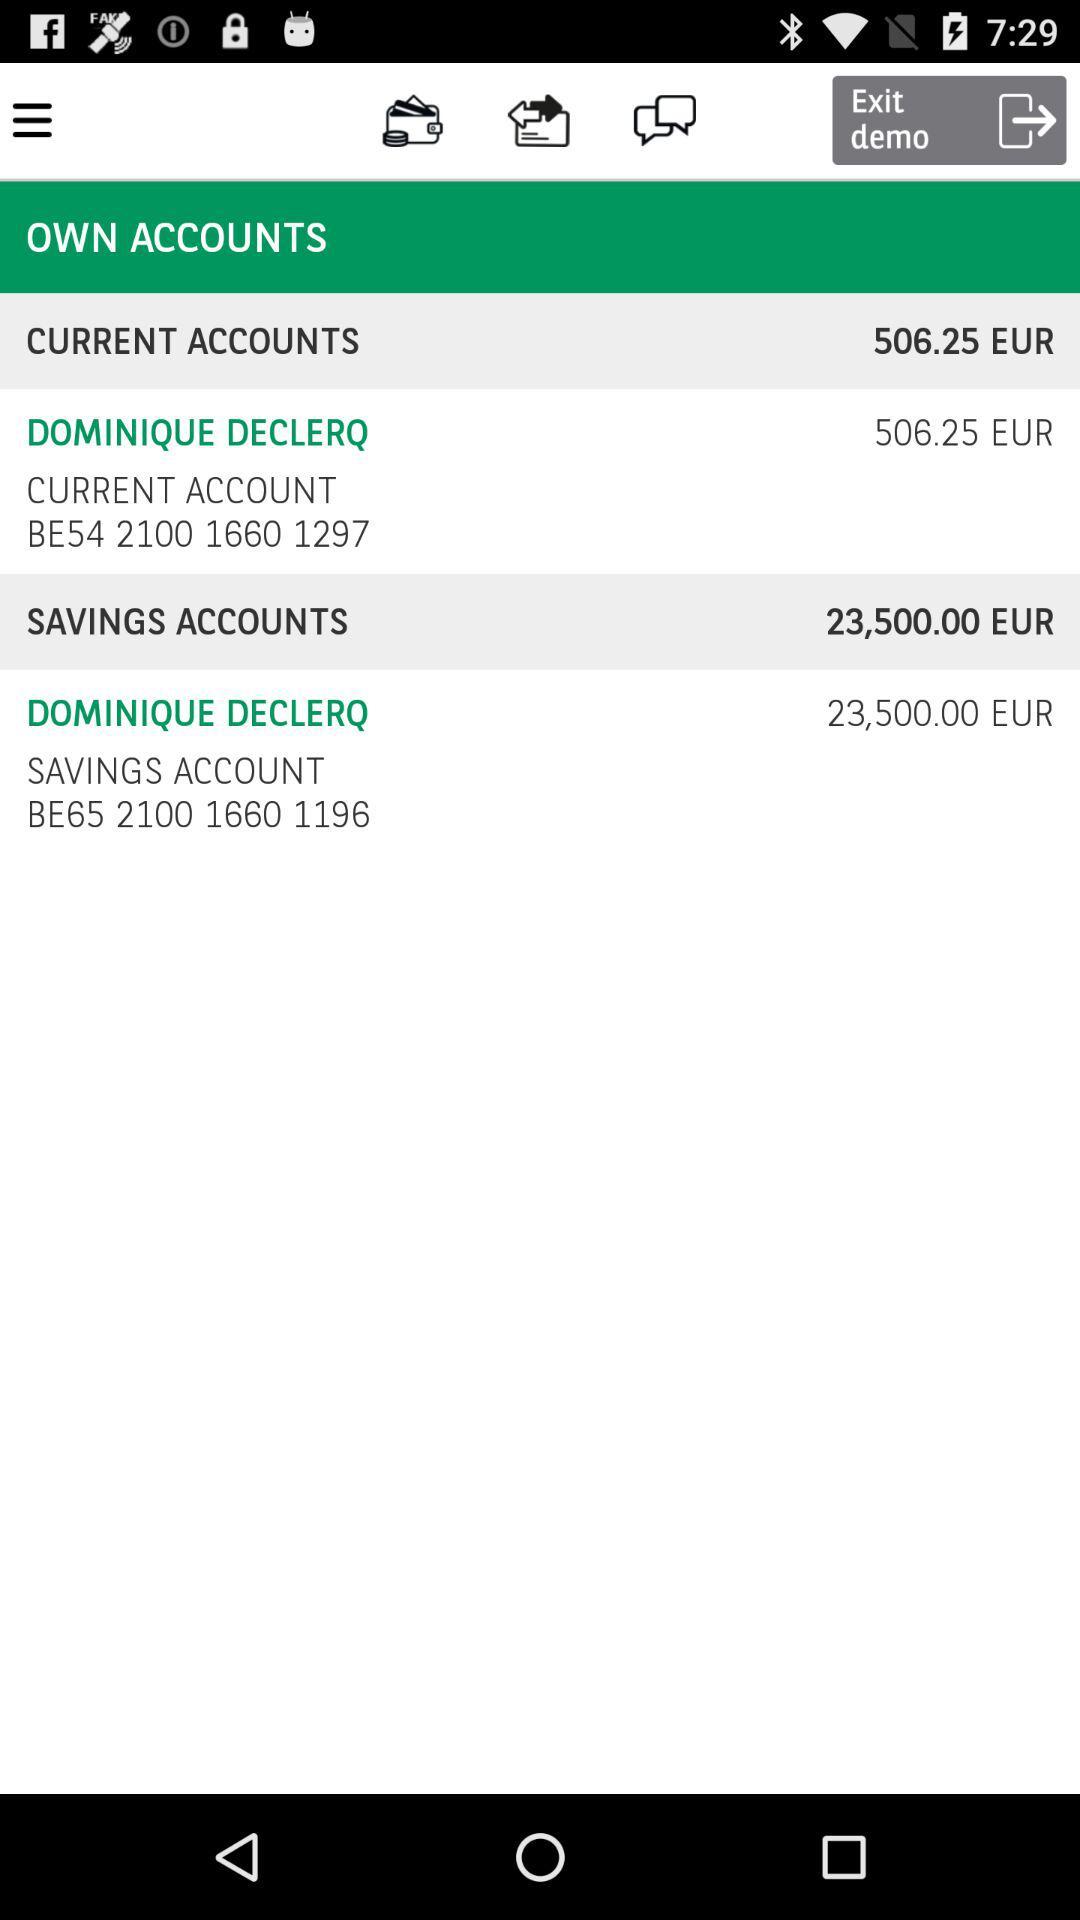 The height and width of the screenshot is (1920, 1080). What do you see at coordinates (538, 119) in the screenshot?
I see `the icon on left to the chat icon on the web page` at bounding box center [538, 119].